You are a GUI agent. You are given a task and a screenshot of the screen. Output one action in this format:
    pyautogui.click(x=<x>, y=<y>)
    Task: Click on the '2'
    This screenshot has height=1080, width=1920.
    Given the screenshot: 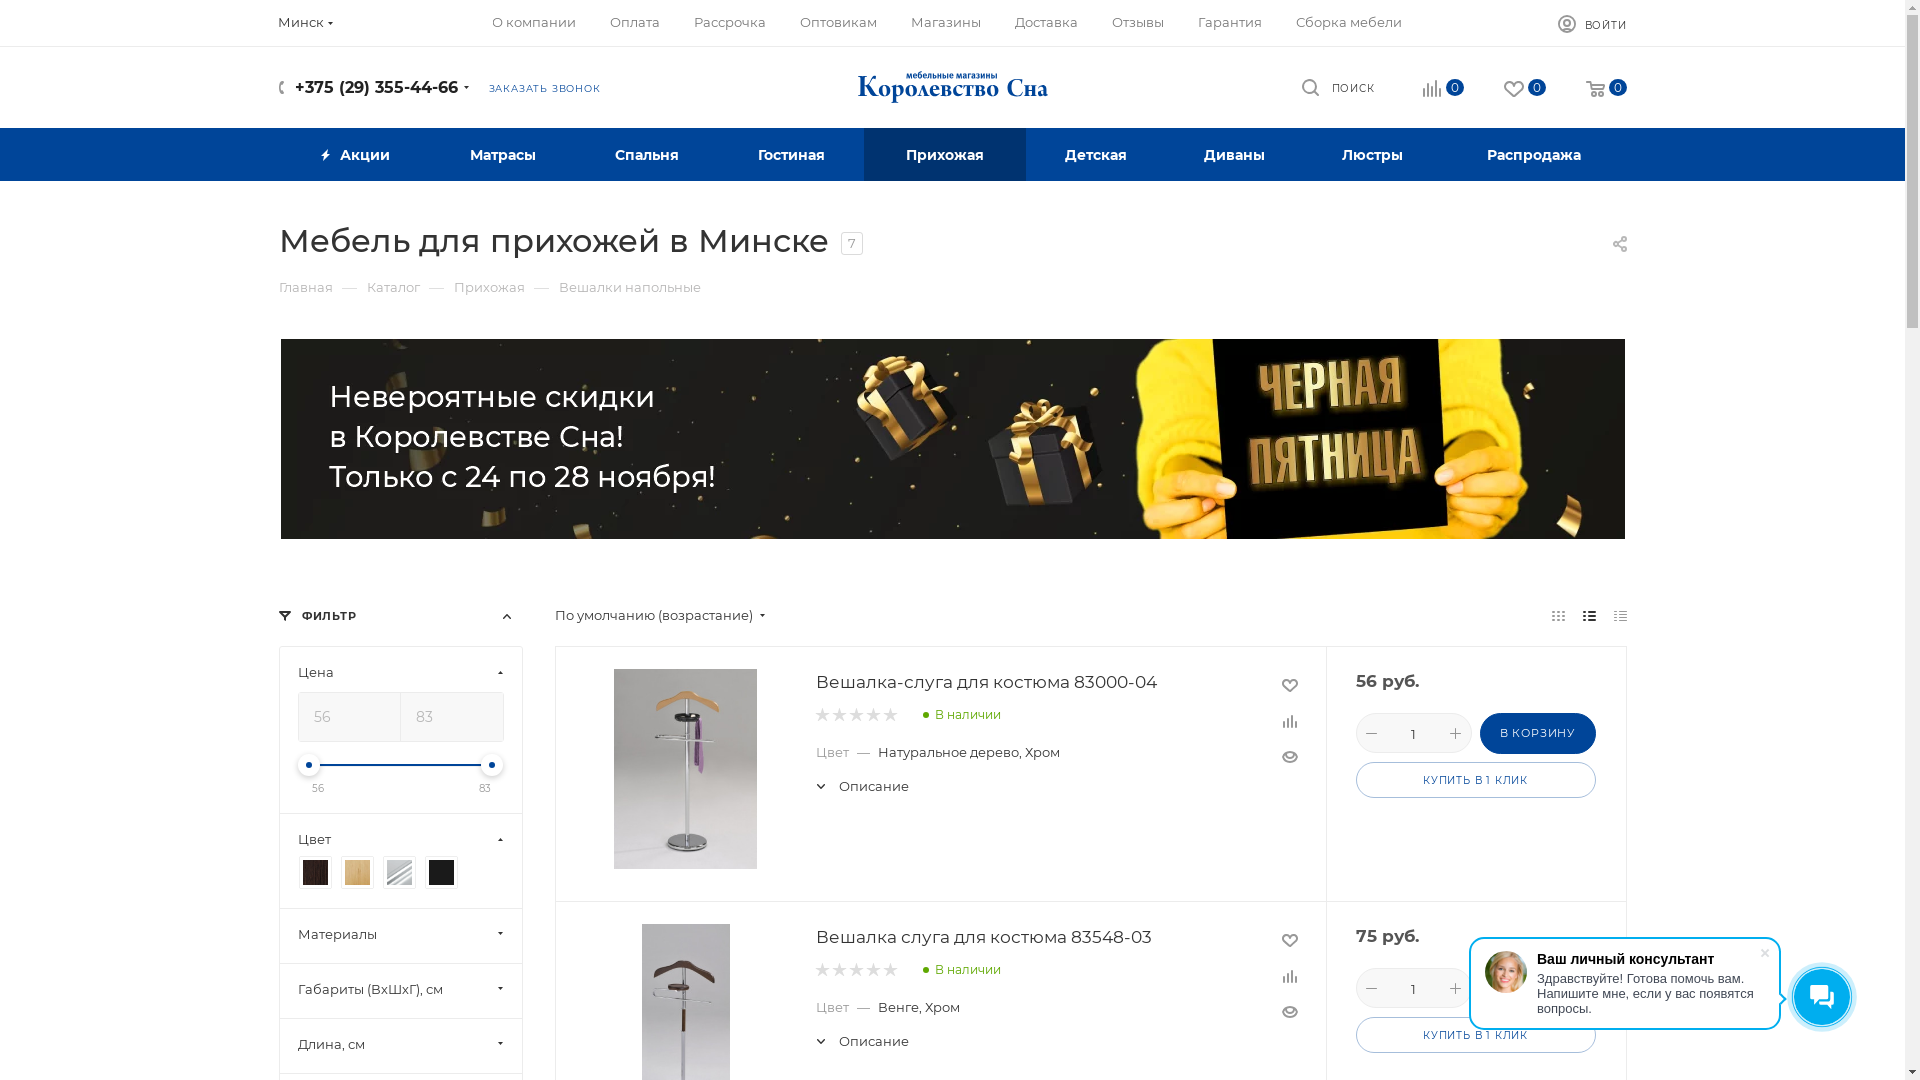 What is the action you would take?
    pyautogui.click(x=838, y=969)
    